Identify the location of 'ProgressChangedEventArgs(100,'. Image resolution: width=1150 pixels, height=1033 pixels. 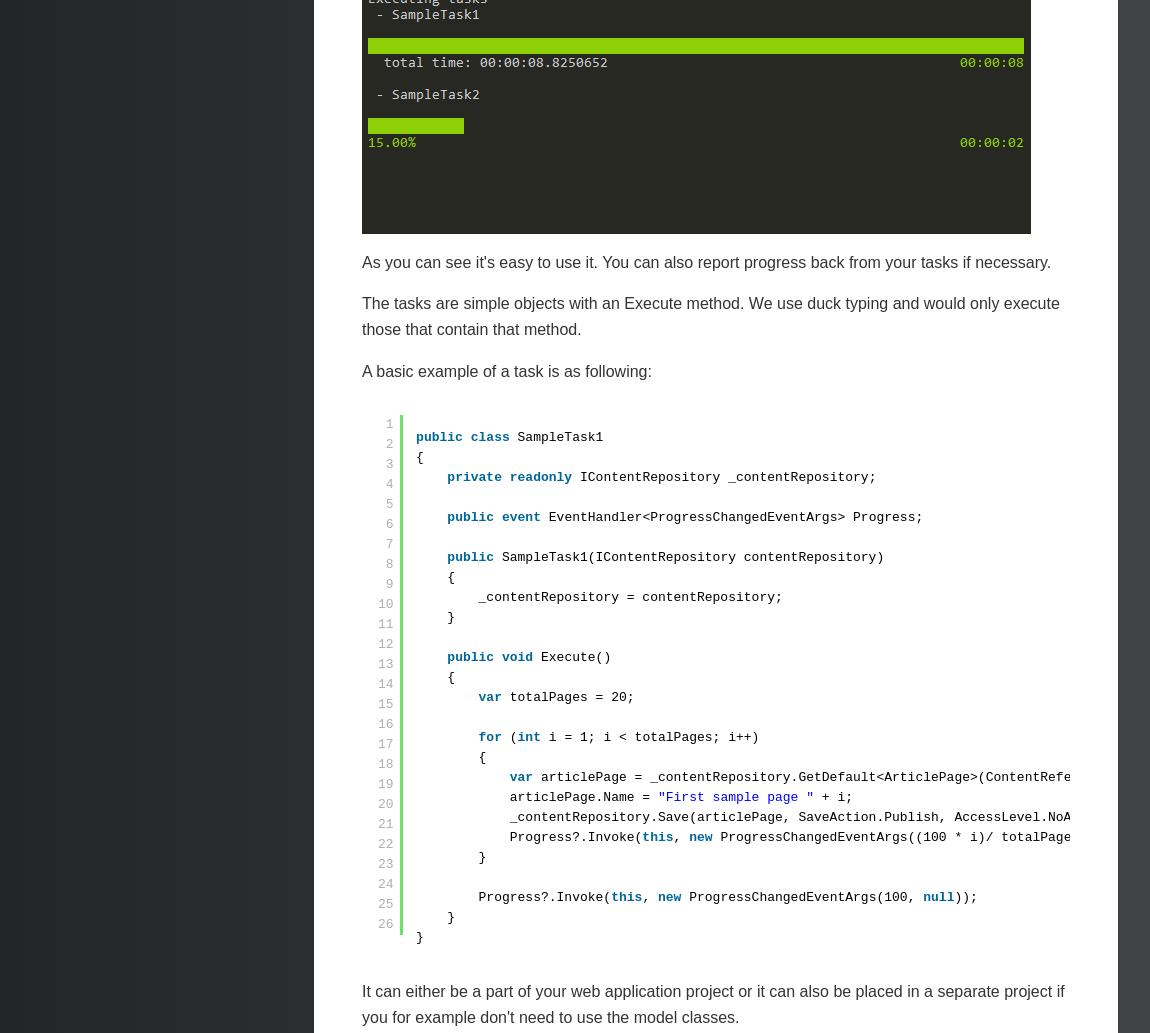
(805, 896).